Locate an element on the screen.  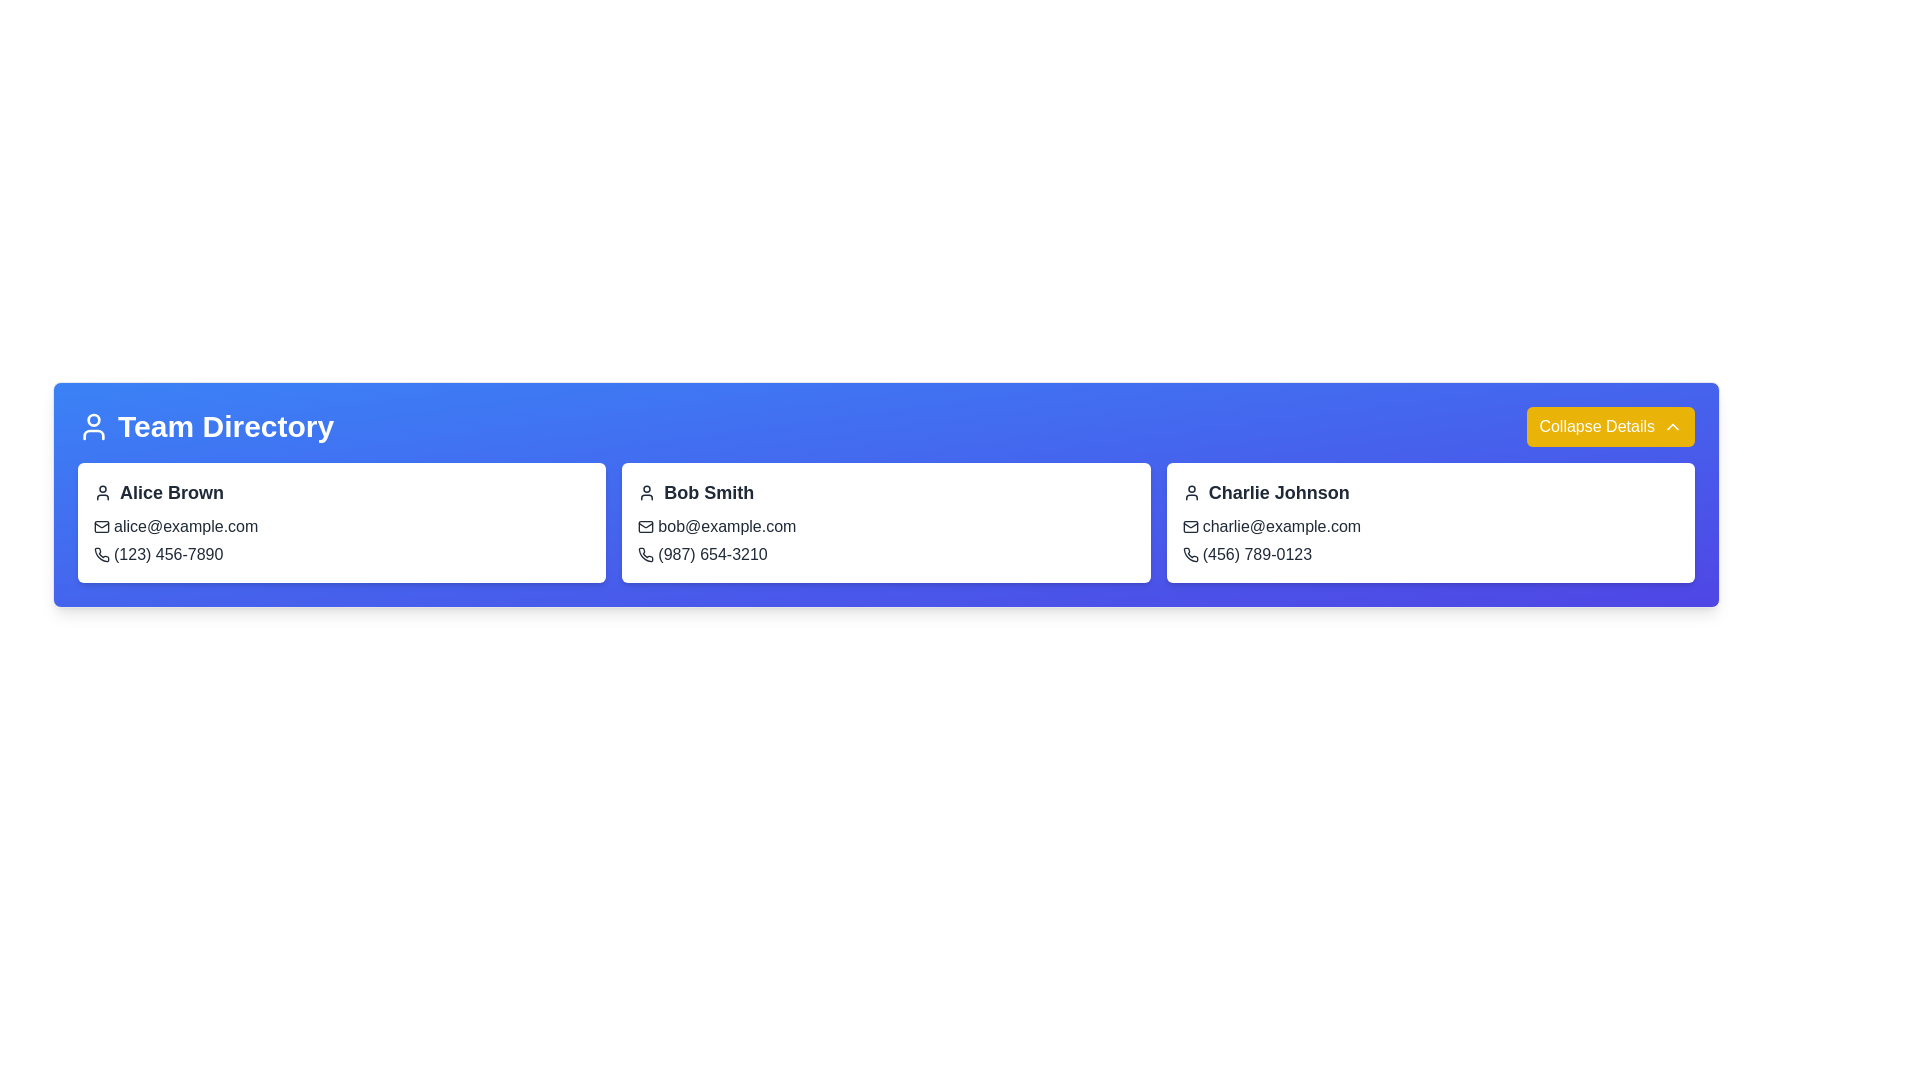
the chevron indicator located within the 'Collapse Details' button in the top-right corner of the blue panel is located at coordinates (1673, 426).